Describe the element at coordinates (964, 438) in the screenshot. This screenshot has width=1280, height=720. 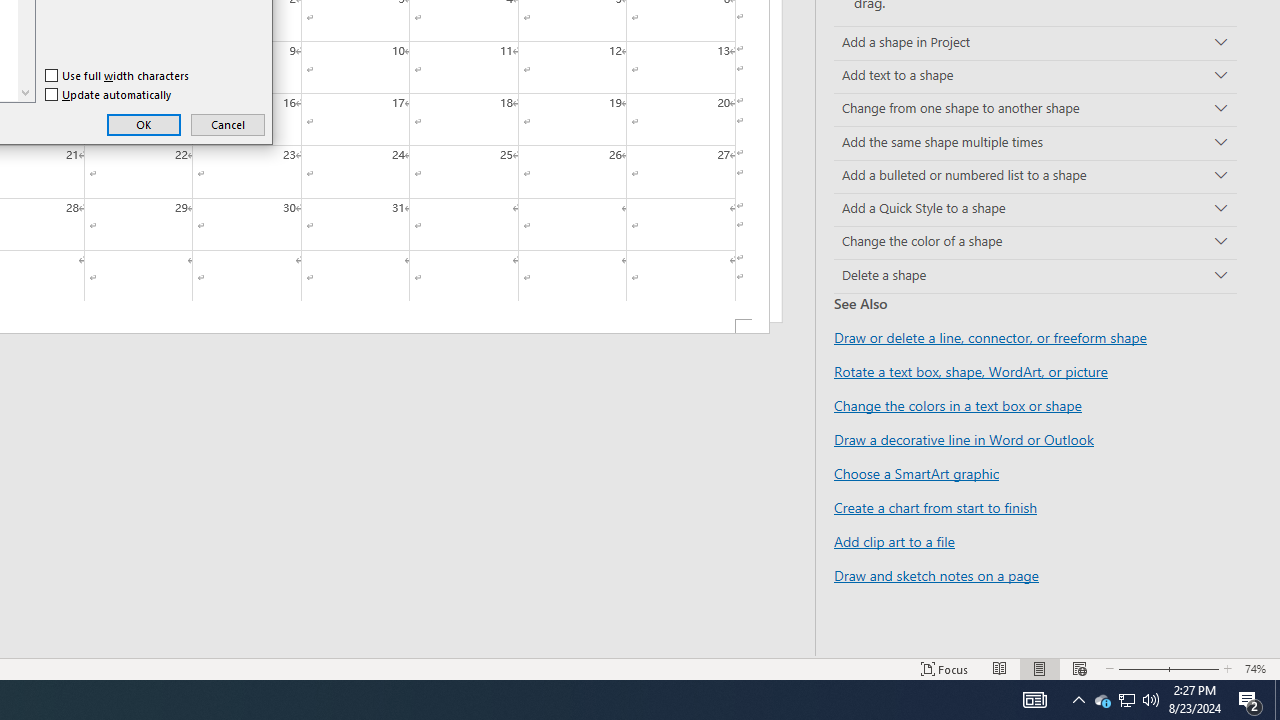
I see `'Draw a decorative line in Word or Outlook'` at that location.